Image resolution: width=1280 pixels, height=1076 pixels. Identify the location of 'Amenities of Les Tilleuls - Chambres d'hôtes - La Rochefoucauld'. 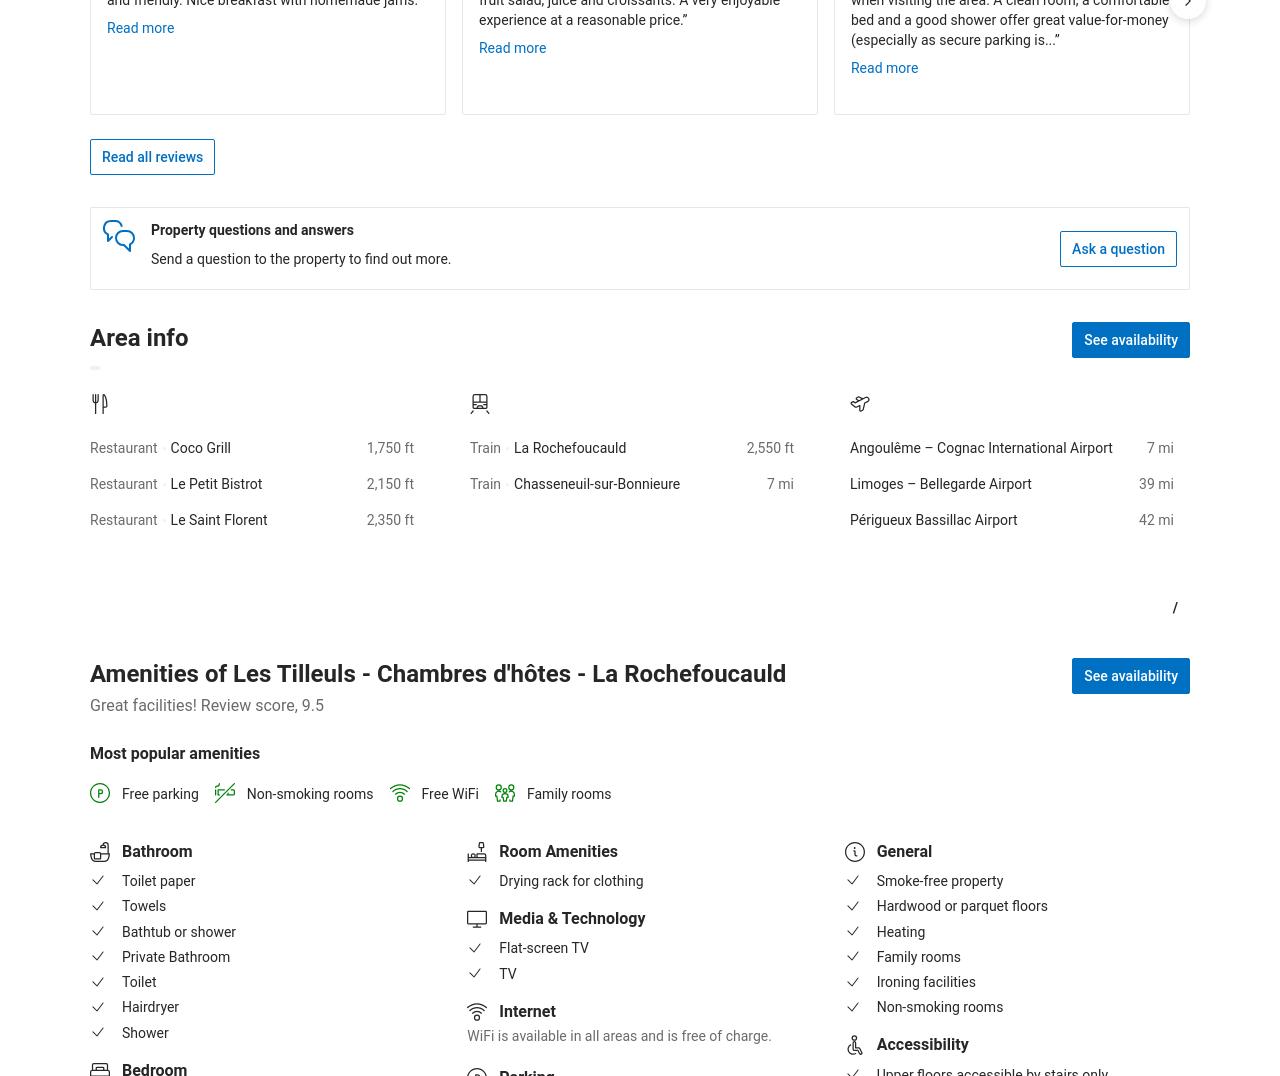
(437, 674).